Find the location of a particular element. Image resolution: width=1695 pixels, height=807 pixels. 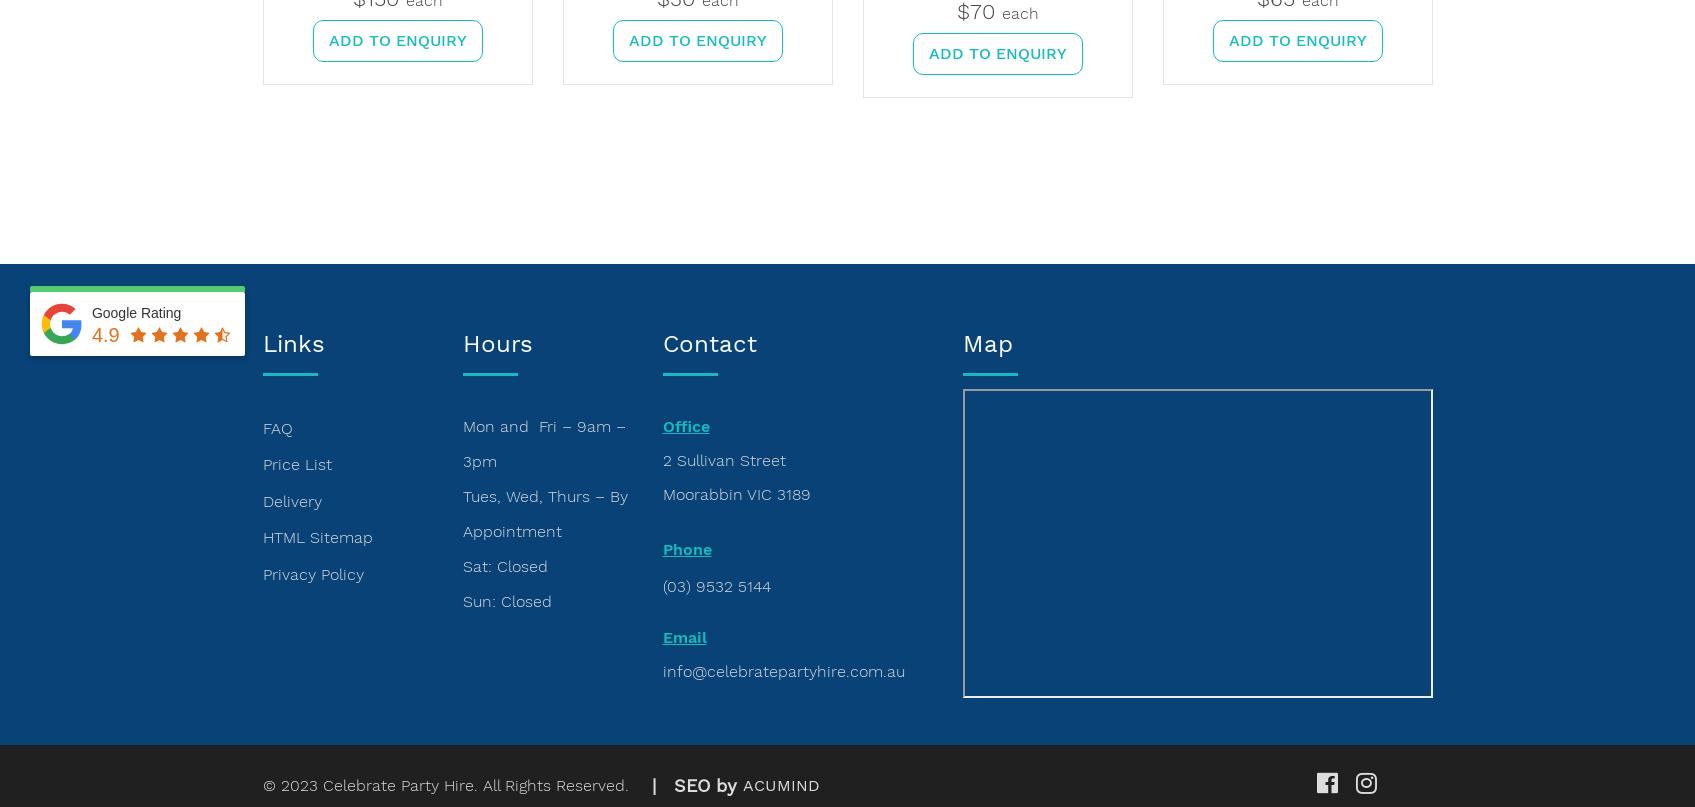

'Mon and  Fri – 9am – 3pm' is located at coordinates (543, 443).